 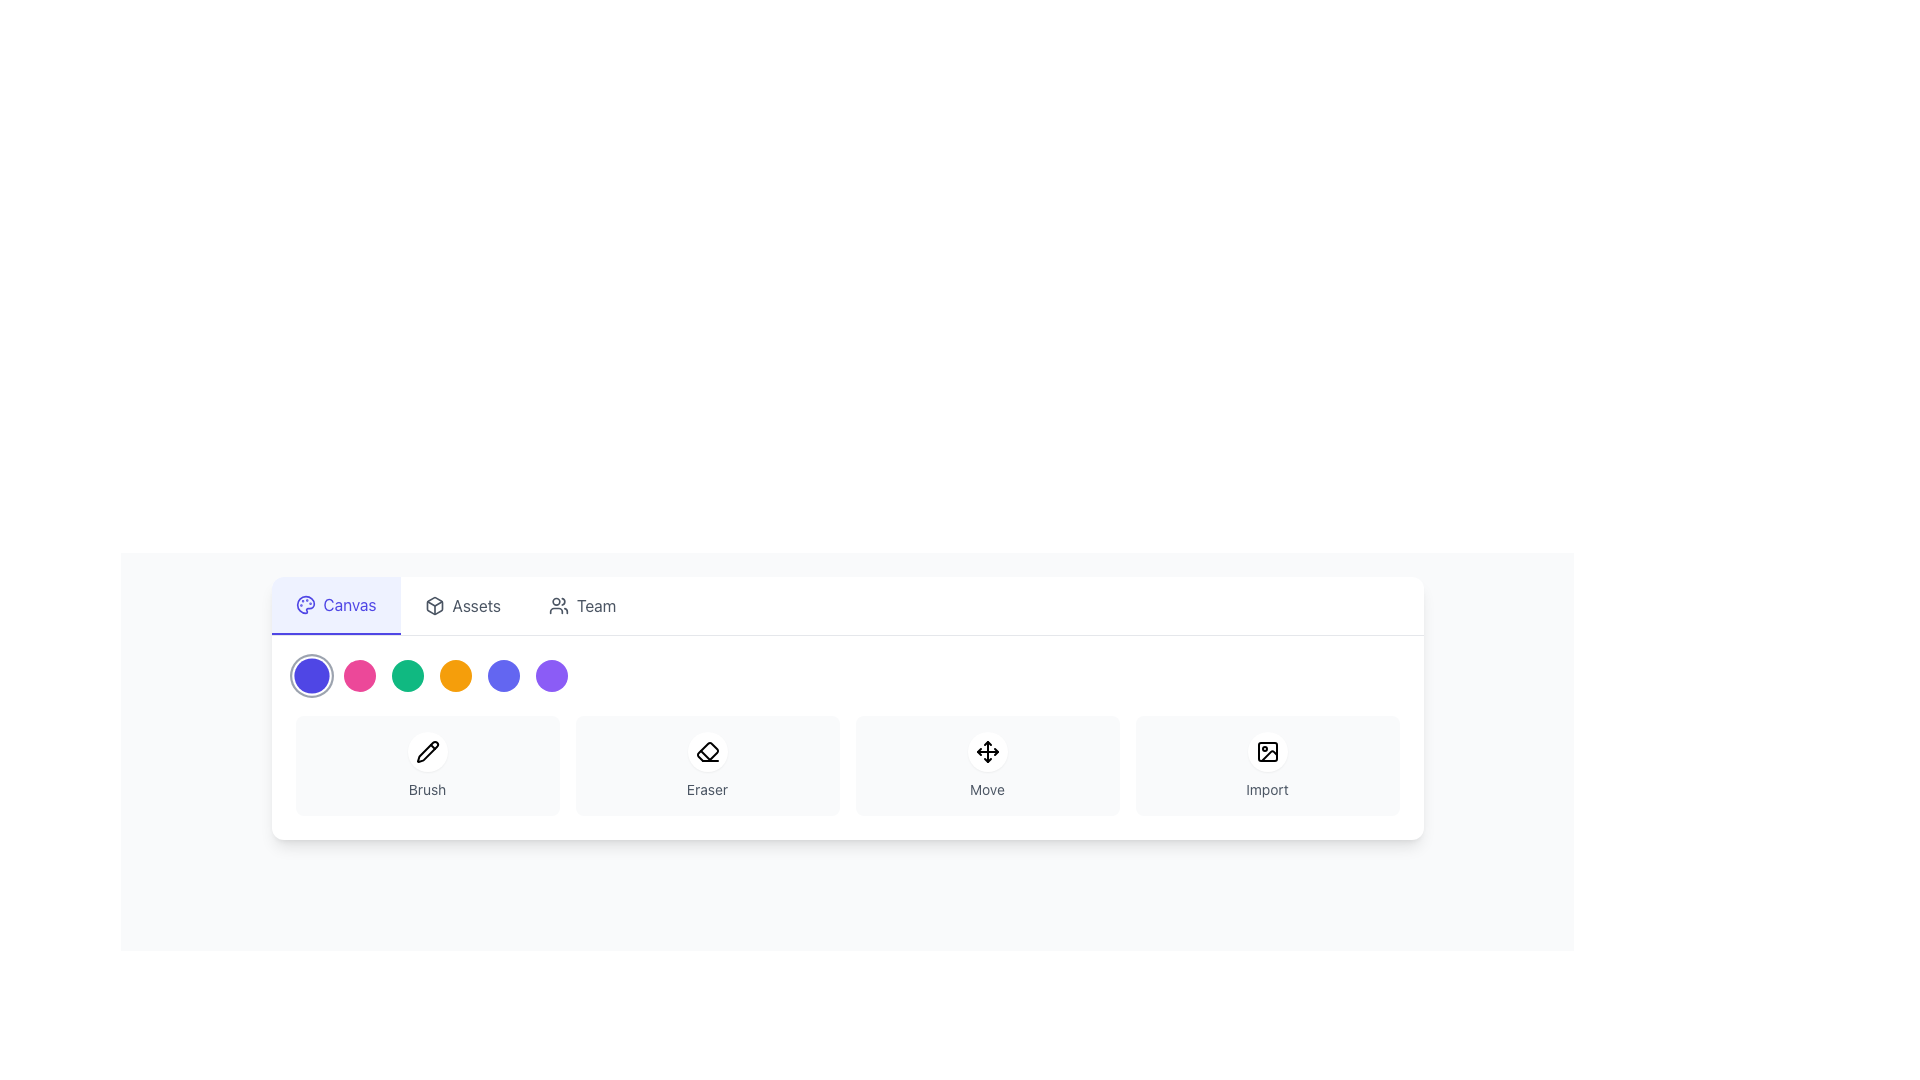 What do you see at coordinates (336, 604) in the screenshot?
I see `the 'Canvas' button with a blue text and palette icon` at bounding box center [336, 604].